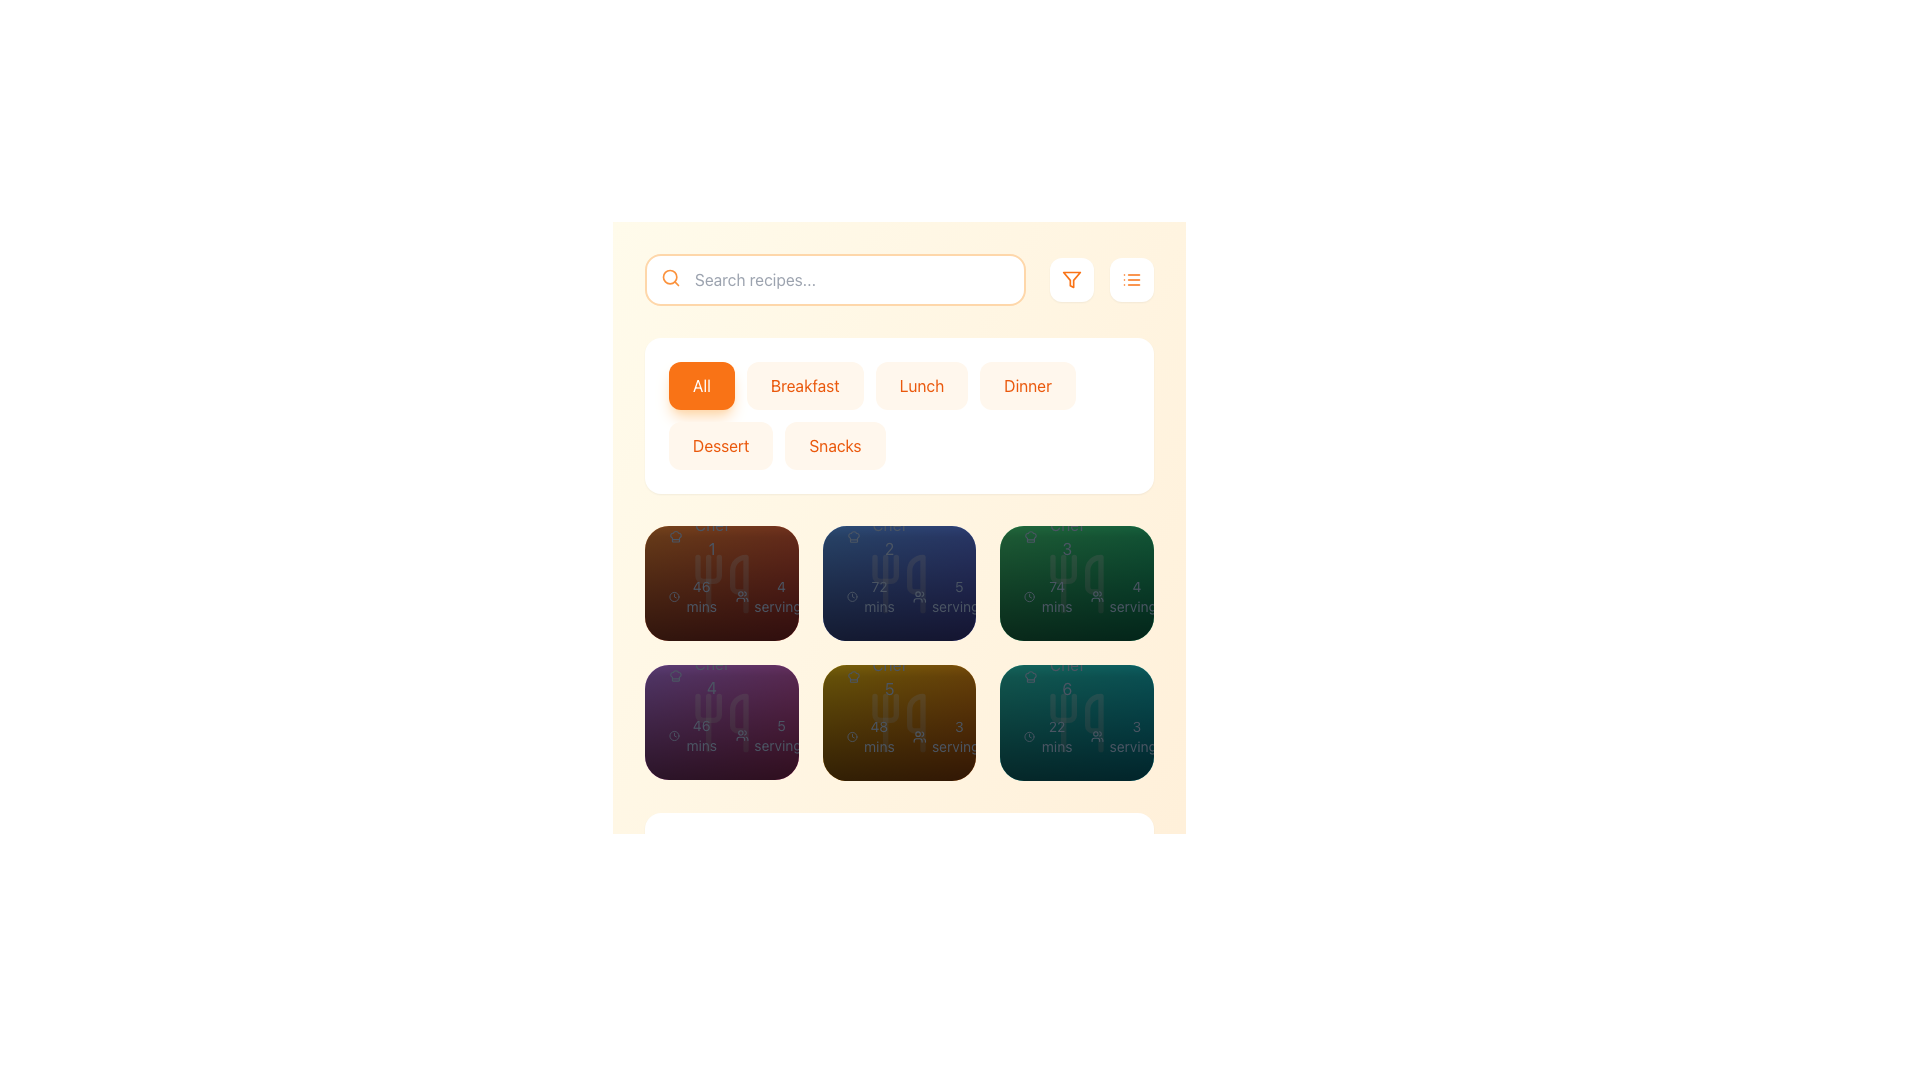 The width and height of the screenshot is (1920, 1080). What do you see at coordinates (661, 583) in the screenshot?
I see `the like button located in the top-left corner of the first card in the second section of stacked cards to express liking or favoriting of the associated content` at bounding box center [661, 583].